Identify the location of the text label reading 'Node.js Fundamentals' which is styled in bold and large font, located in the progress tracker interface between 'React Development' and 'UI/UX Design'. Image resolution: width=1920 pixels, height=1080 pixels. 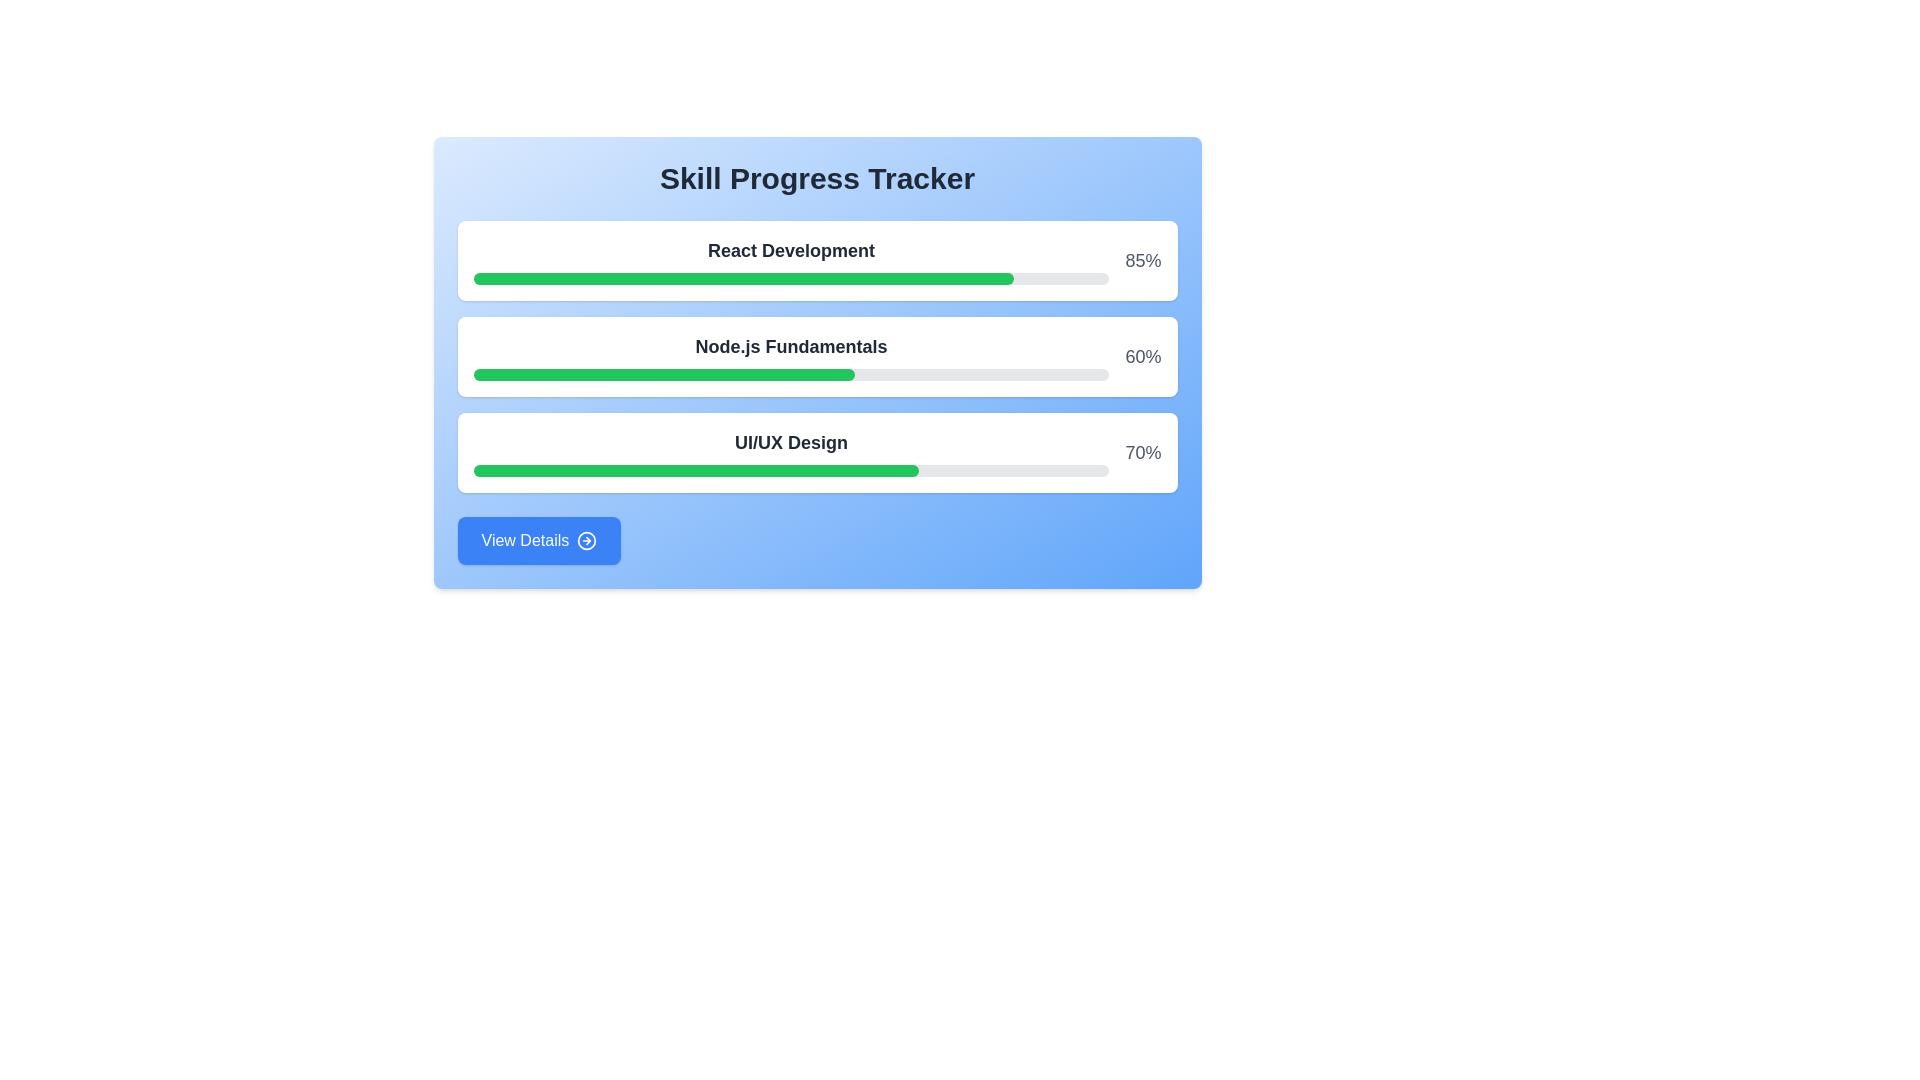
(790, 346).